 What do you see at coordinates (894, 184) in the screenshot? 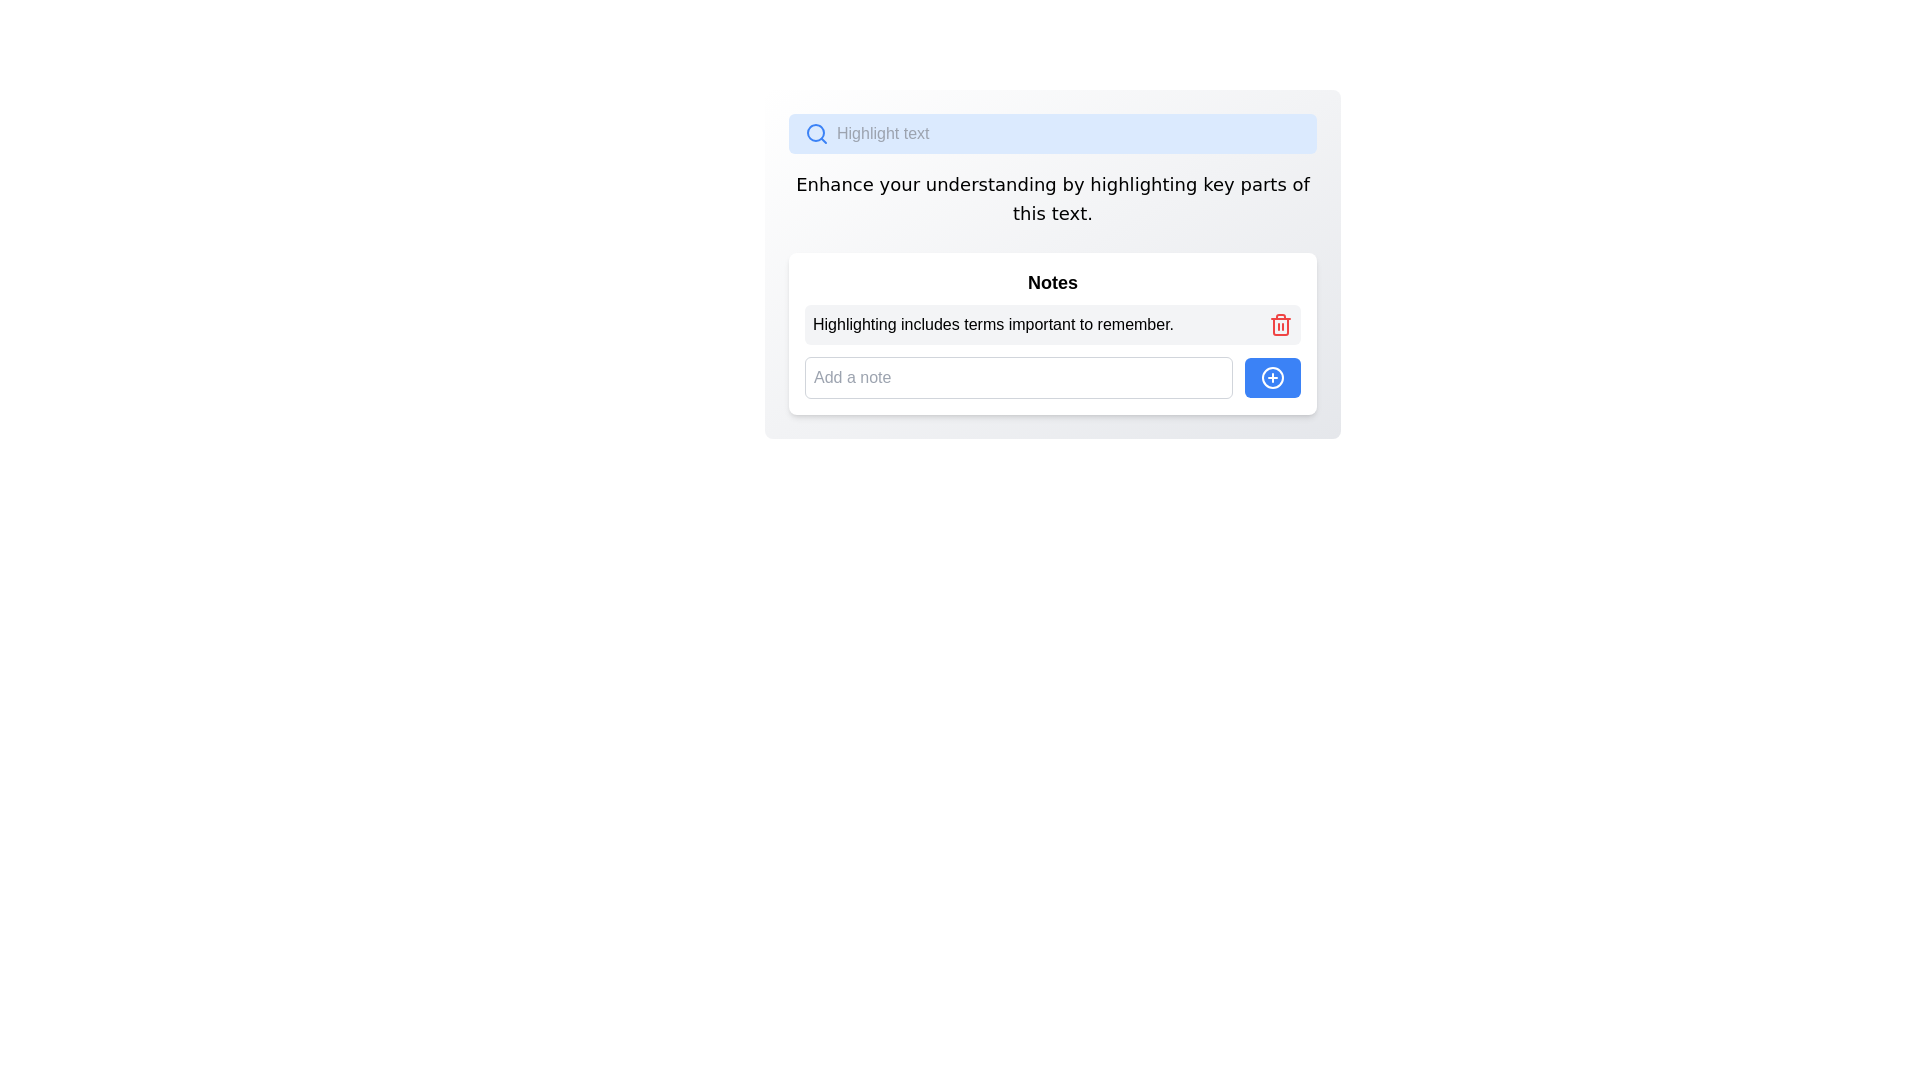
I see `the static character 'o' in the word 'your' within the instructional sentence 'Enhance your understanding by highlighting key parts of this text.'` at bounding box center [894, 184].